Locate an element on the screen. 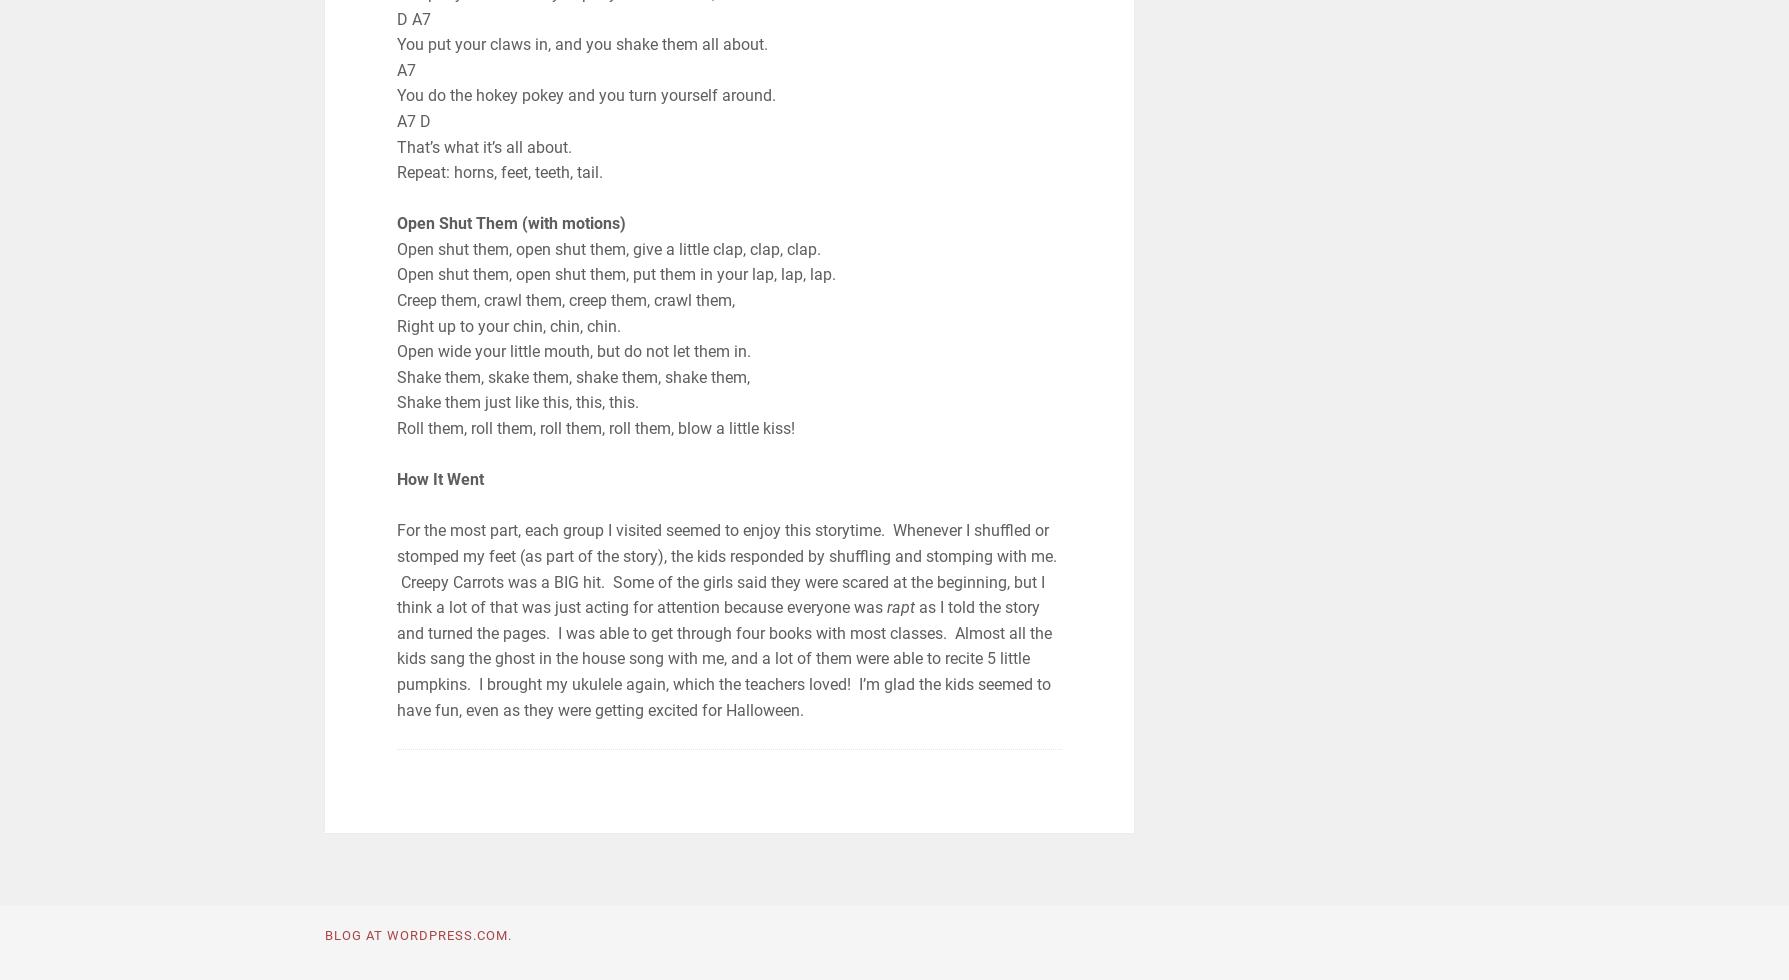 This screenshot has width=1789, height=980. 'For the most part, each group I visited seemed to enjoy this storytime.  Whenever I shuffled or stomped my feet (as part of the story), the kids responded by shuffling and stomping with me.  Creepy Carrots was a BIG hit.  Some of the girls said they were scared at the beginning, but I think a lot of that was just acting for attention because everyone was' is located at coordinates (725, 568).